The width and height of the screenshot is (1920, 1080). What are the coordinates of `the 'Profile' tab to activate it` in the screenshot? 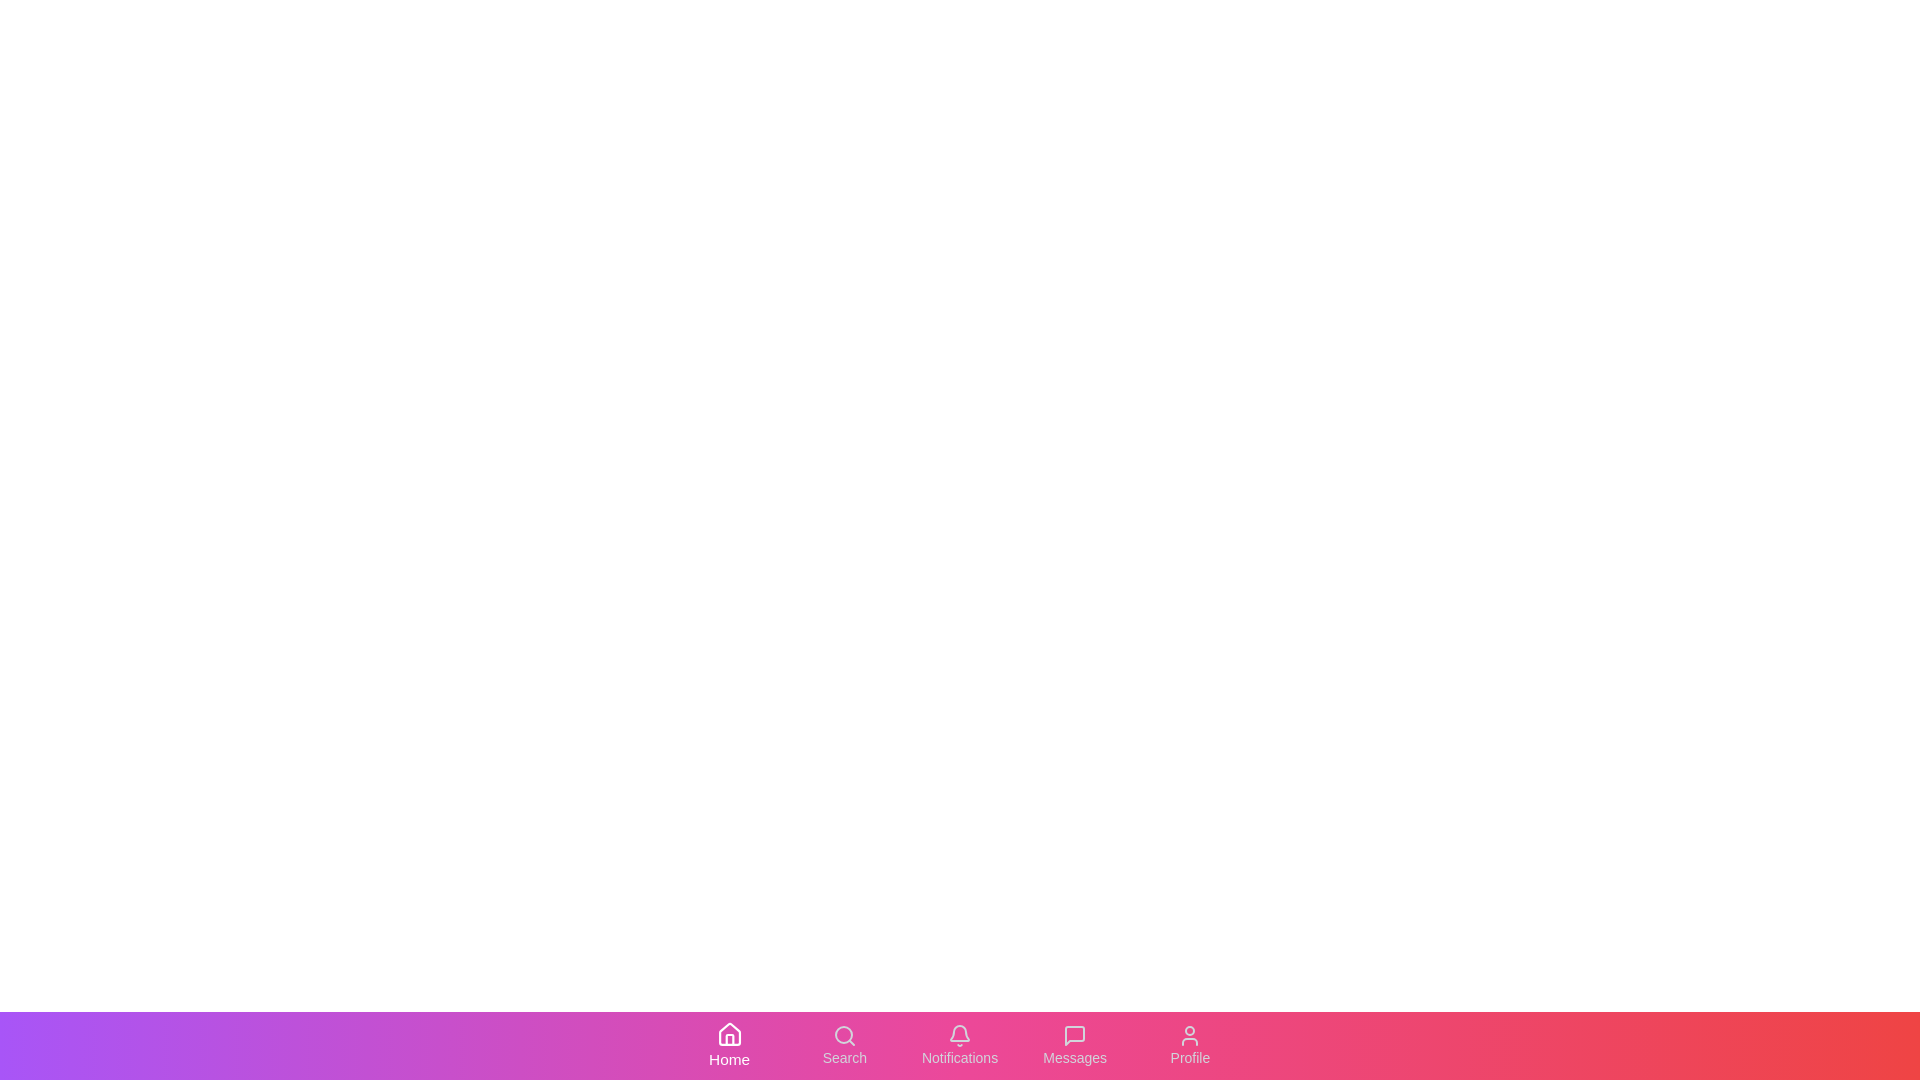 It's located at (1190, 1044).